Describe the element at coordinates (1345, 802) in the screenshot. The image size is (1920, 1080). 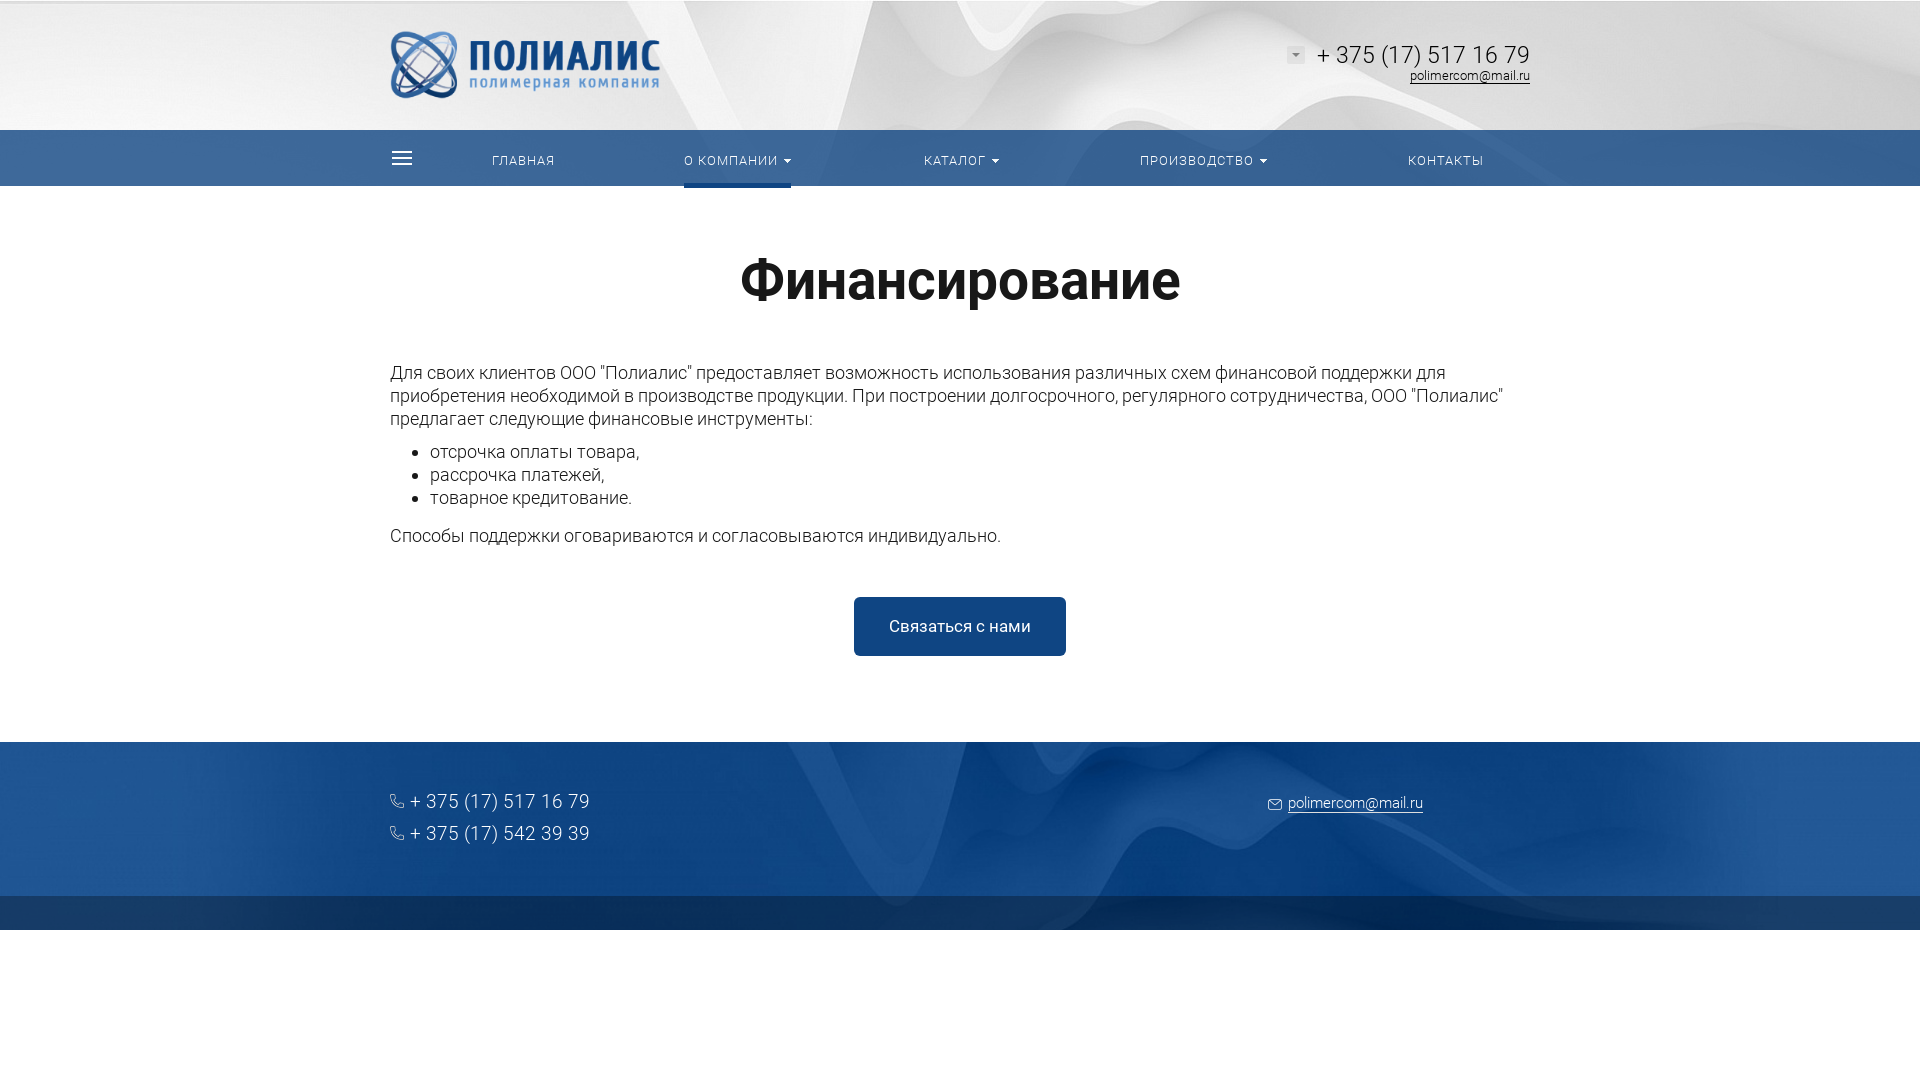
I see `'polimercom@mail.ru'` at that location.